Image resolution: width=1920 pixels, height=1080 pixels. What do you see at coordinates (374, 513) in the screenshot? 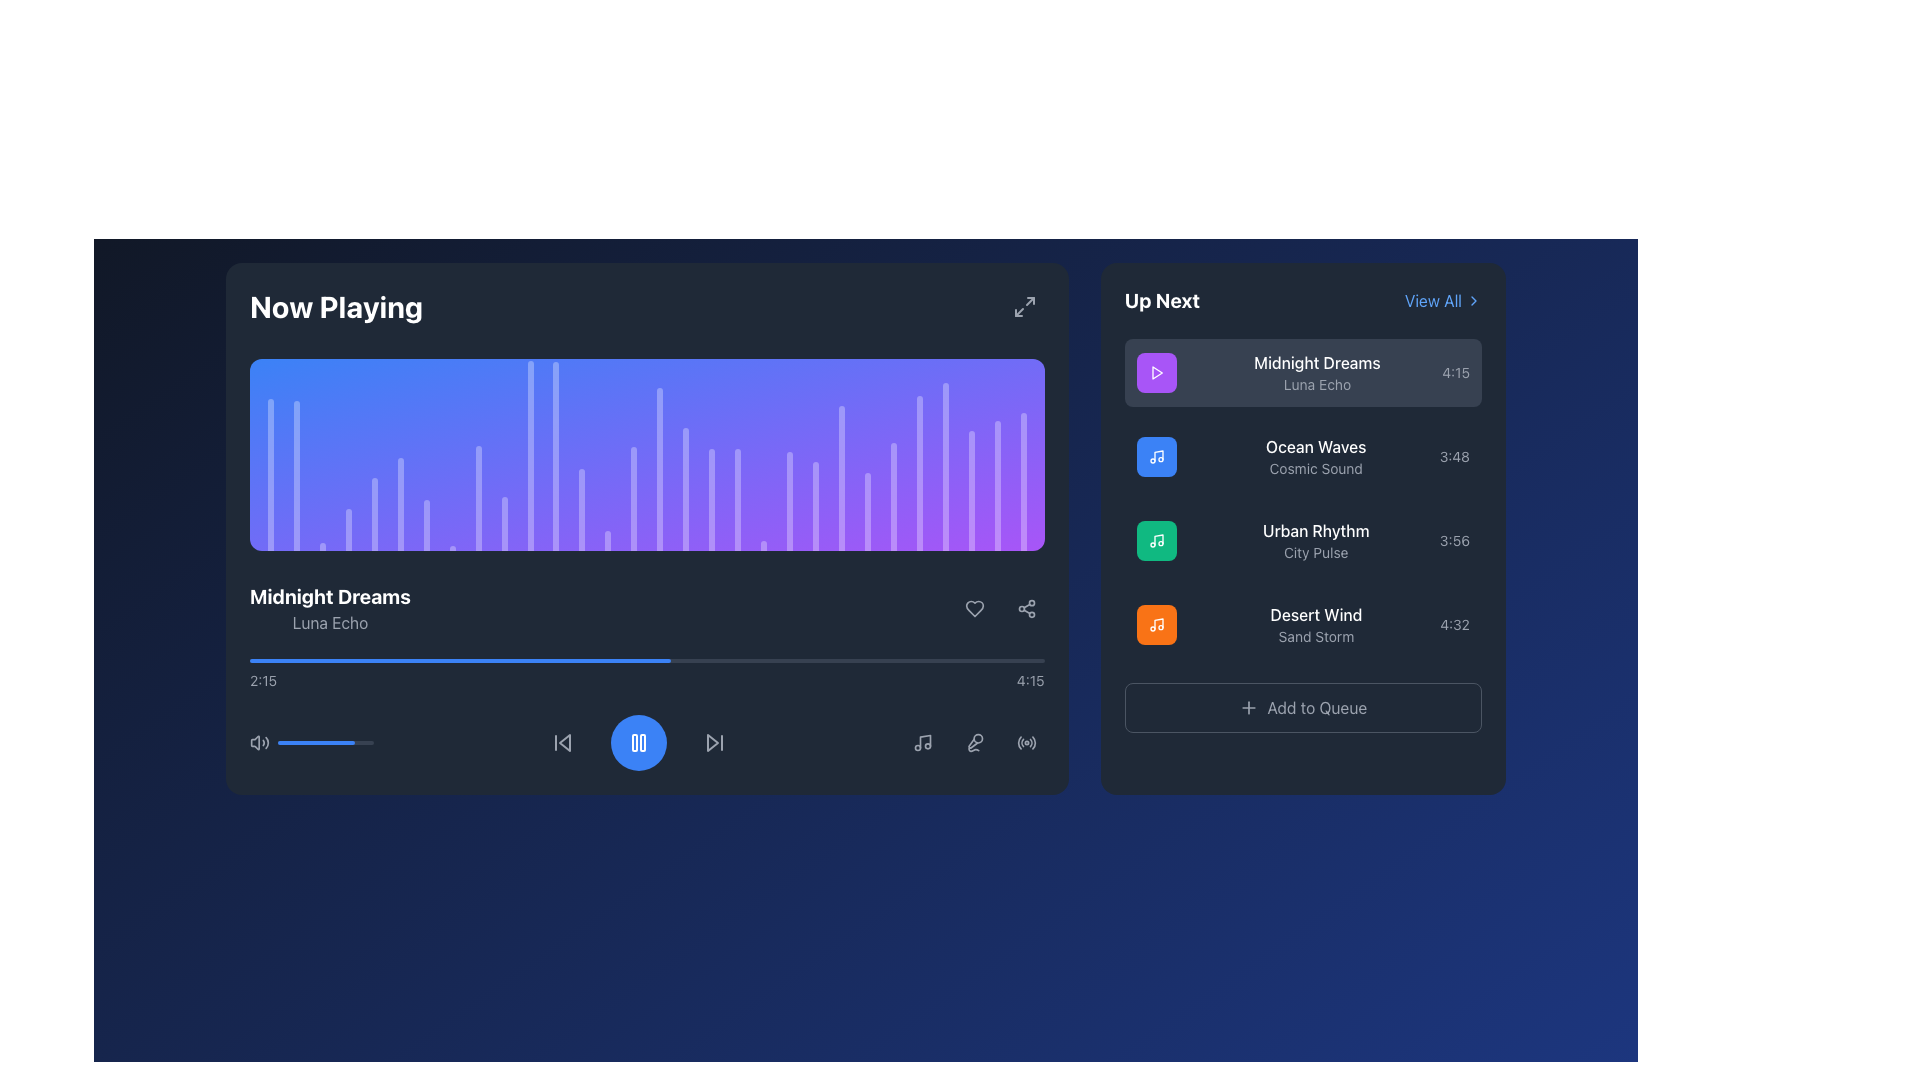
I see `the fifth bar in the visual equalizer that represents frequency amplitude, which dynamically changes height to reflect sound levels` at bounding box center [374, 513].